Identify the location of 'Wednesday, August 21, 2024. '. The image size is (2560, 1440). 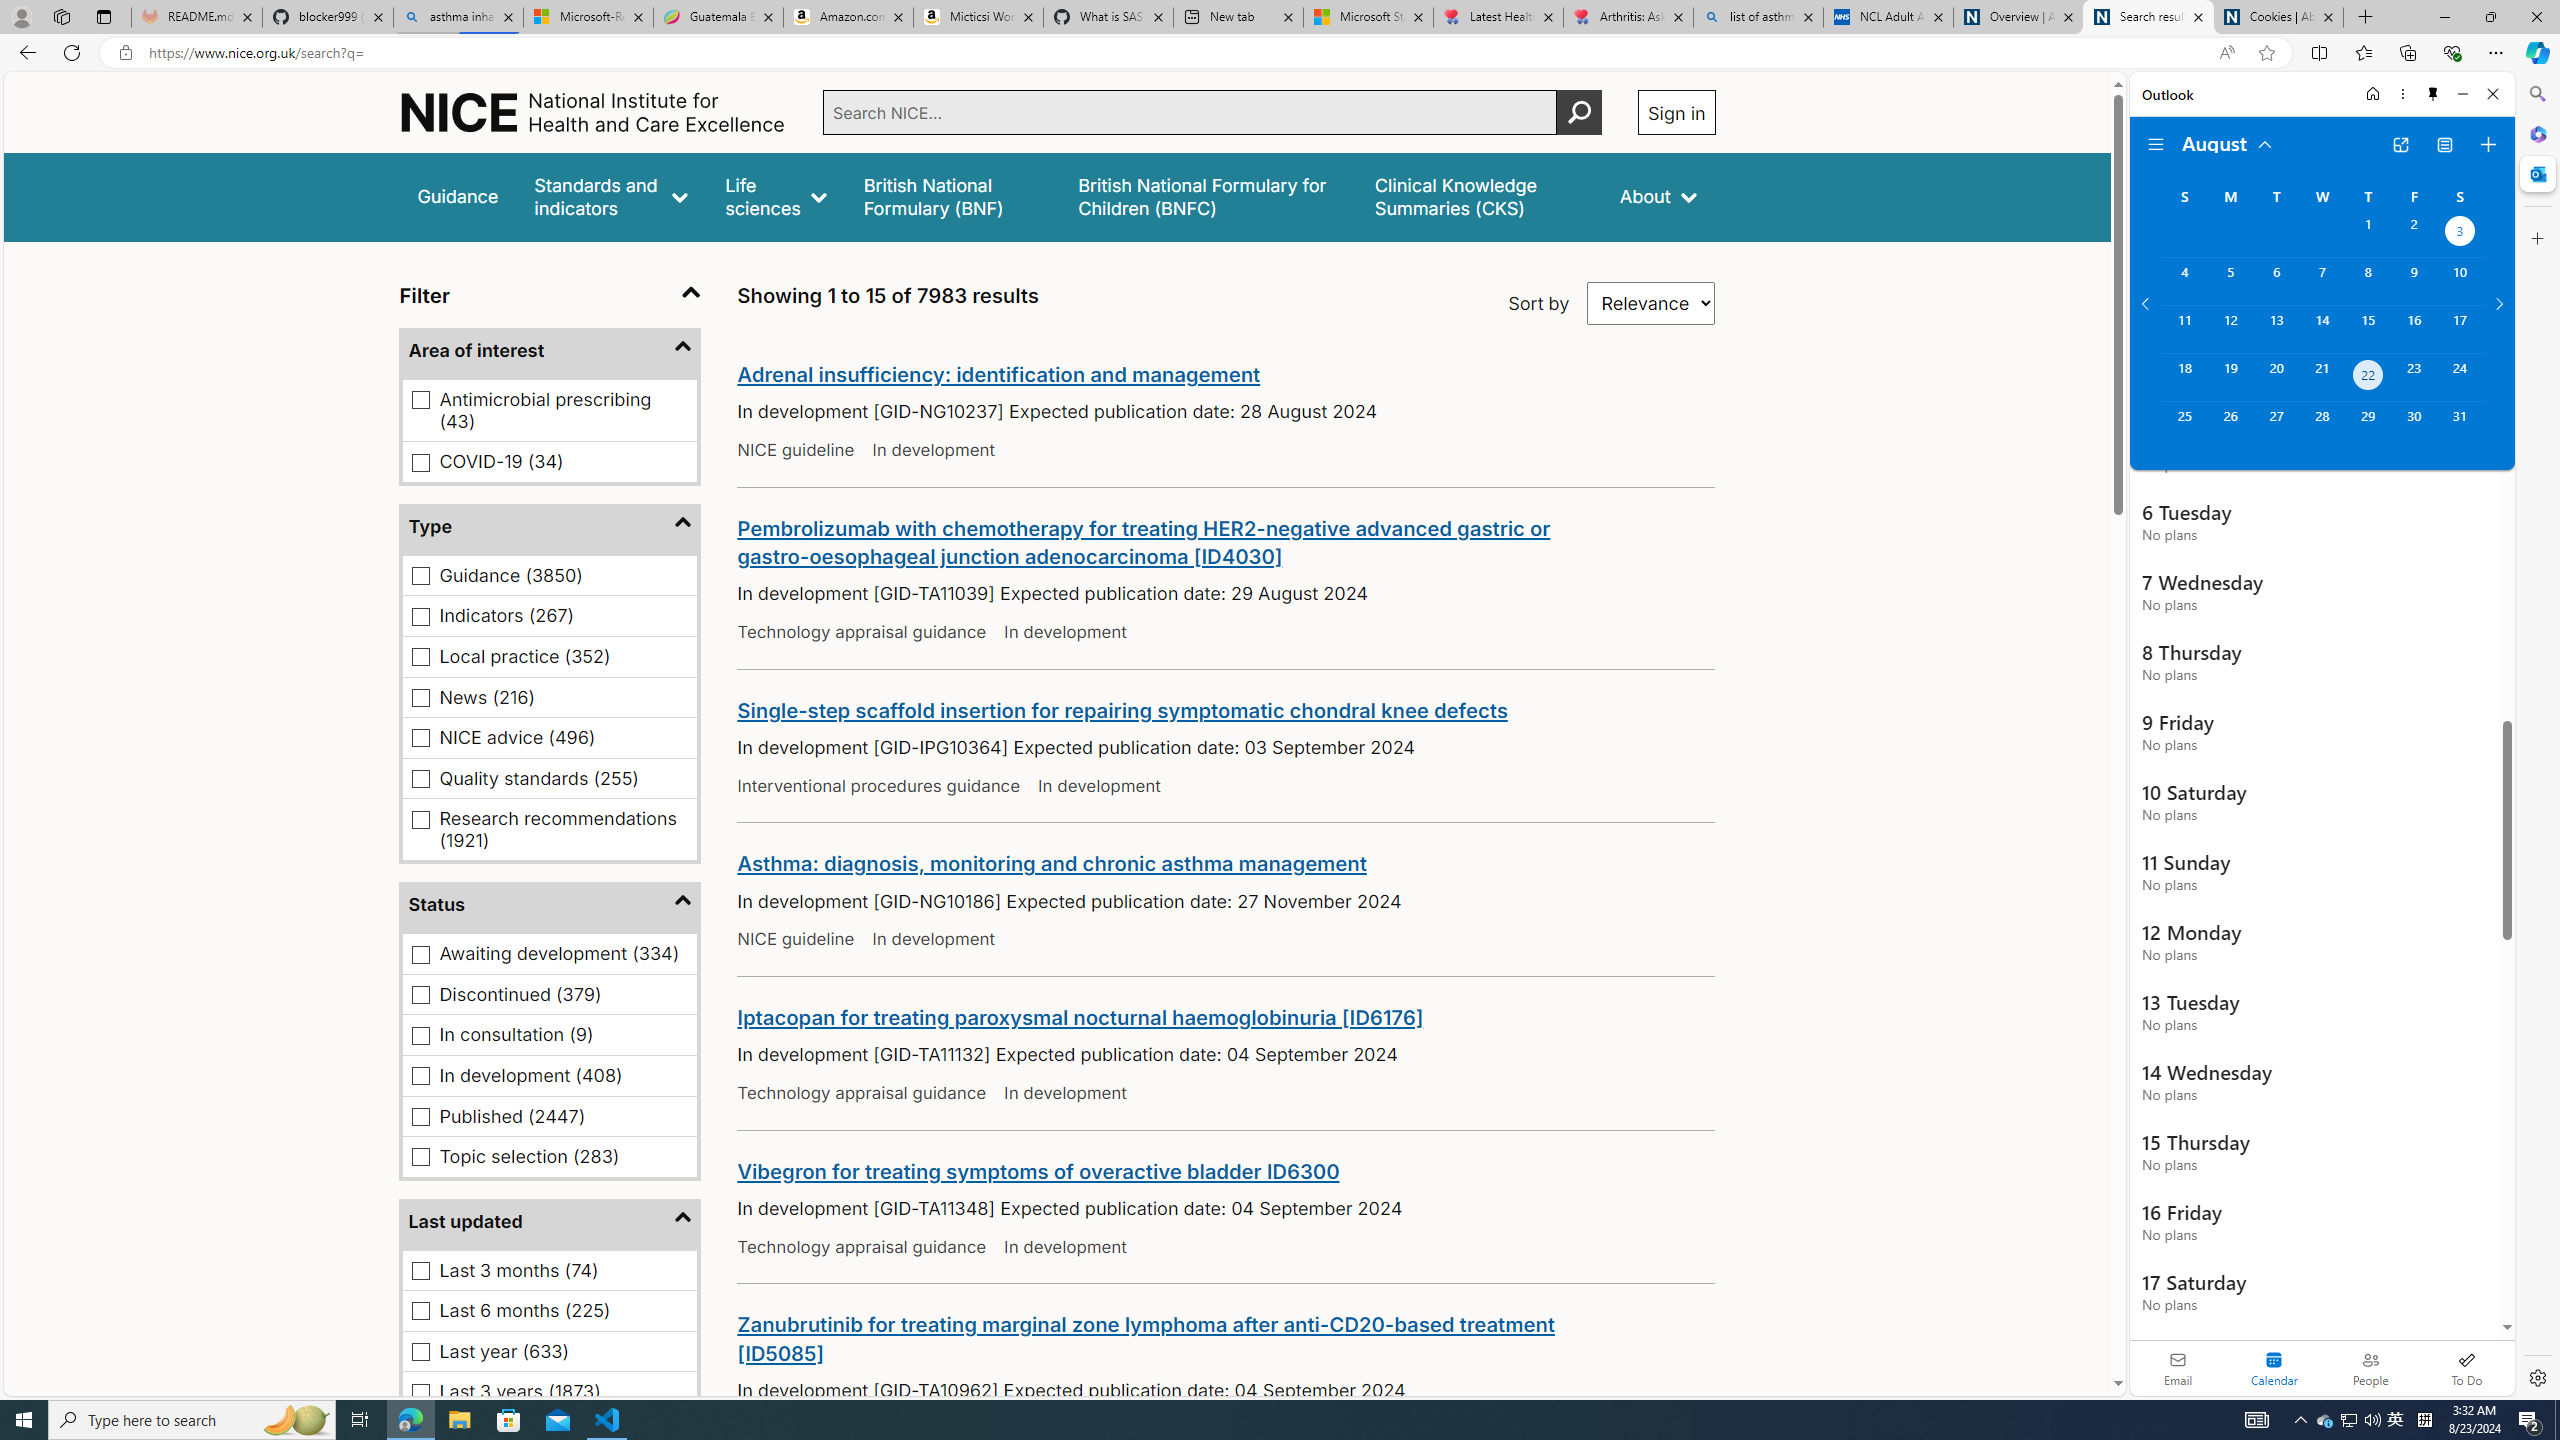
(2320, 376).